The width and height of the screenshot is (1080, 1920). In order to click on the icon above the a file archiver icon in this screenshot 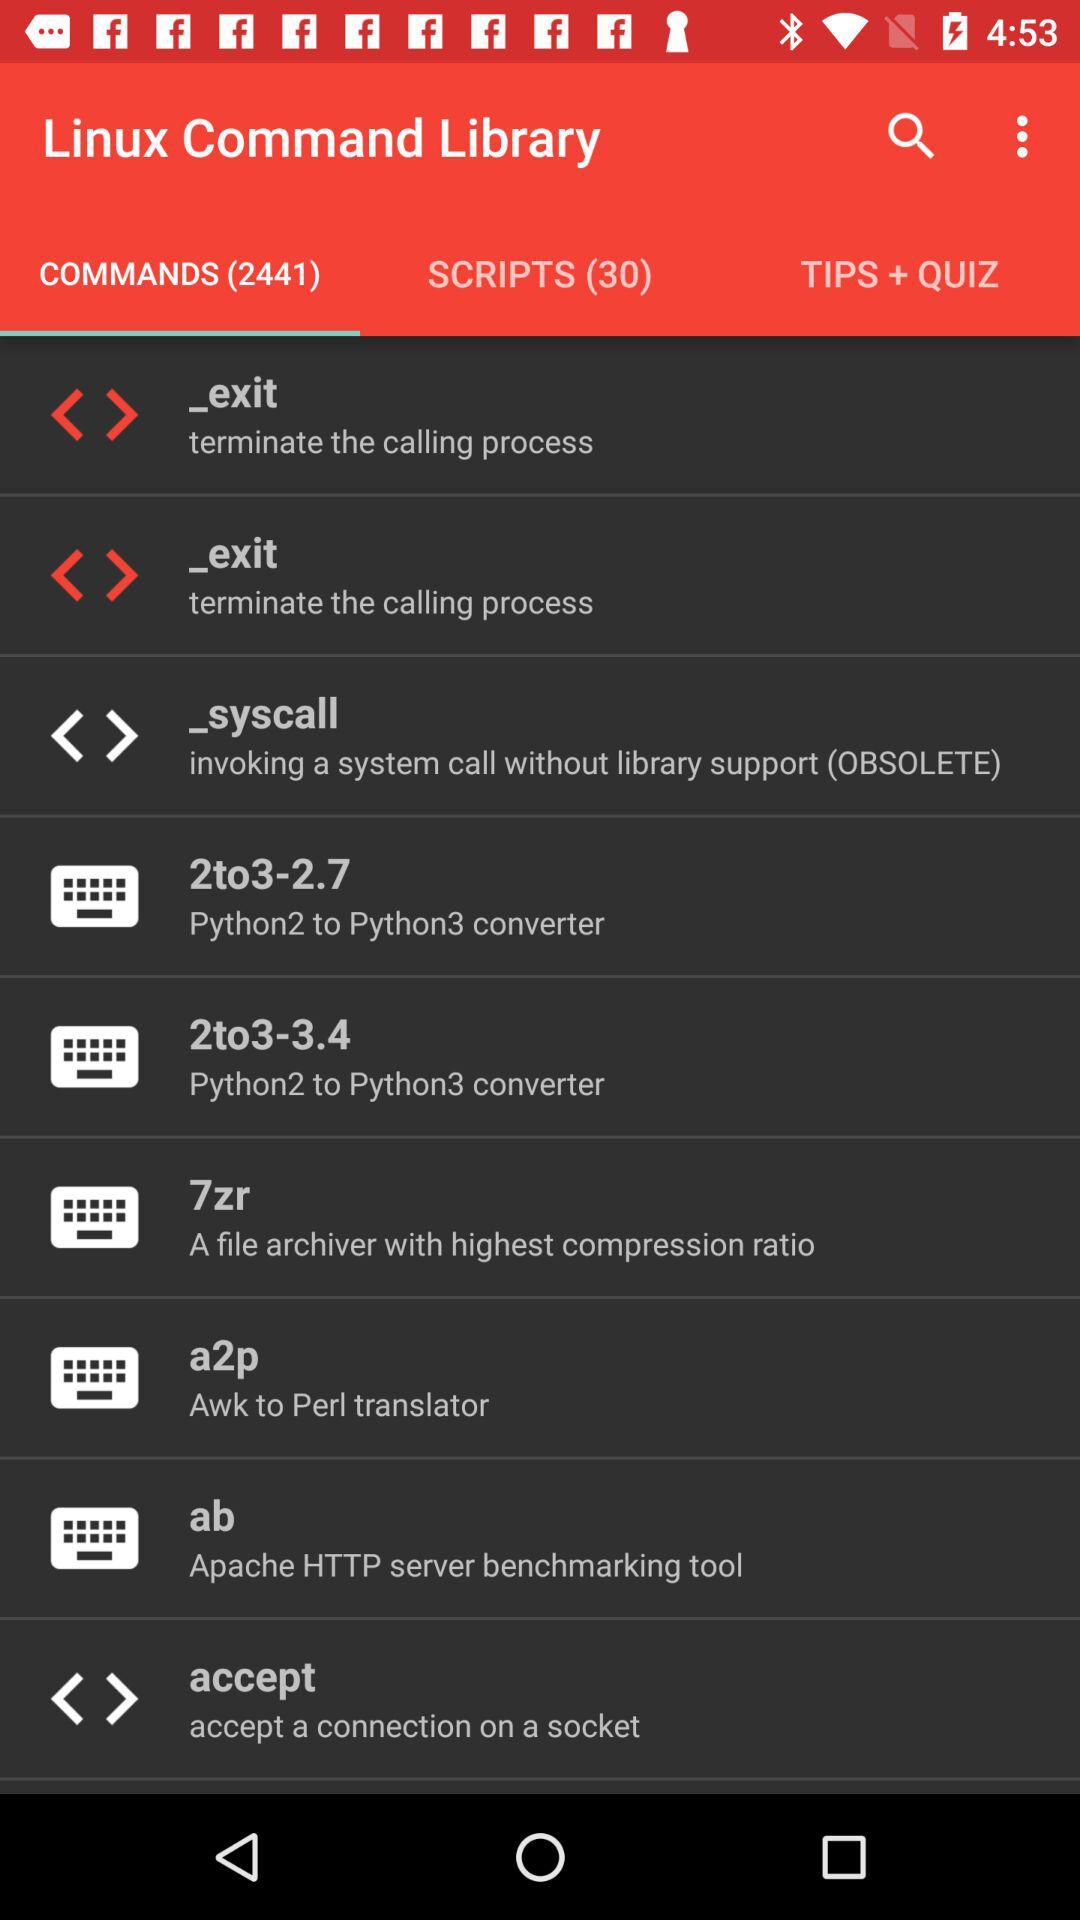, I will do `click(219, 1193)`.